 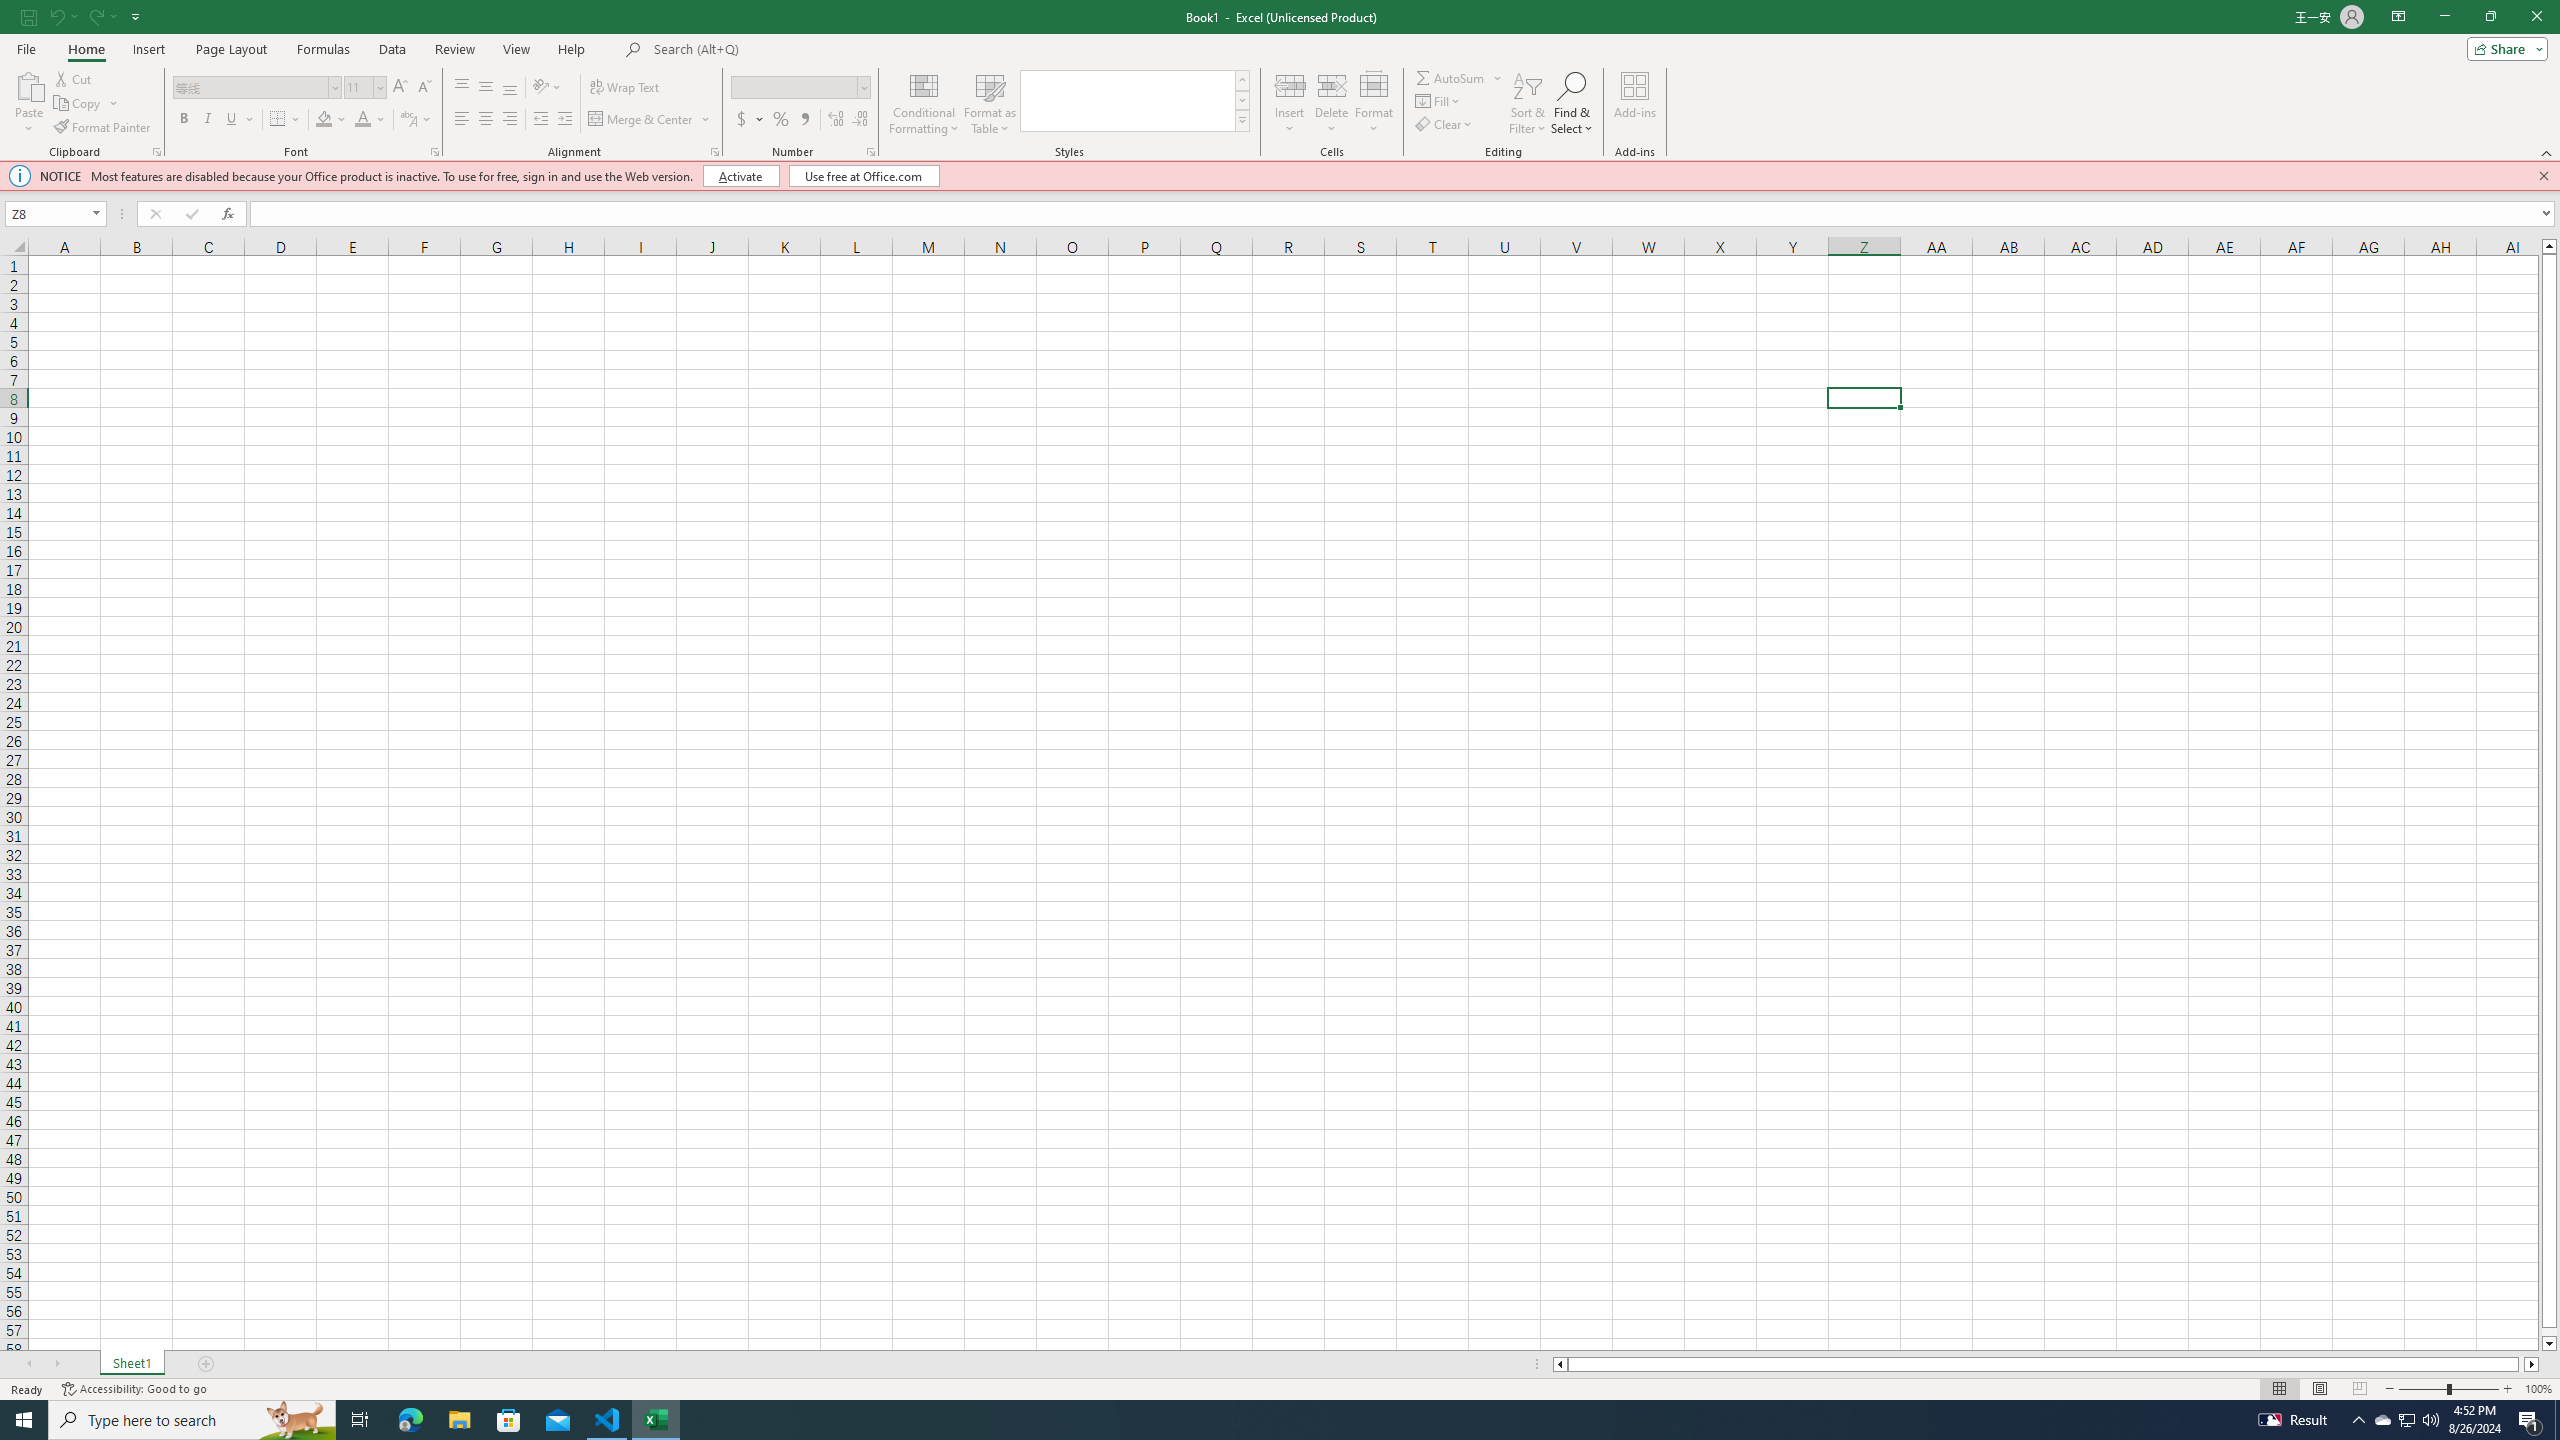 I want to click on 'Insert Cells', so click(x=1289, y=84).